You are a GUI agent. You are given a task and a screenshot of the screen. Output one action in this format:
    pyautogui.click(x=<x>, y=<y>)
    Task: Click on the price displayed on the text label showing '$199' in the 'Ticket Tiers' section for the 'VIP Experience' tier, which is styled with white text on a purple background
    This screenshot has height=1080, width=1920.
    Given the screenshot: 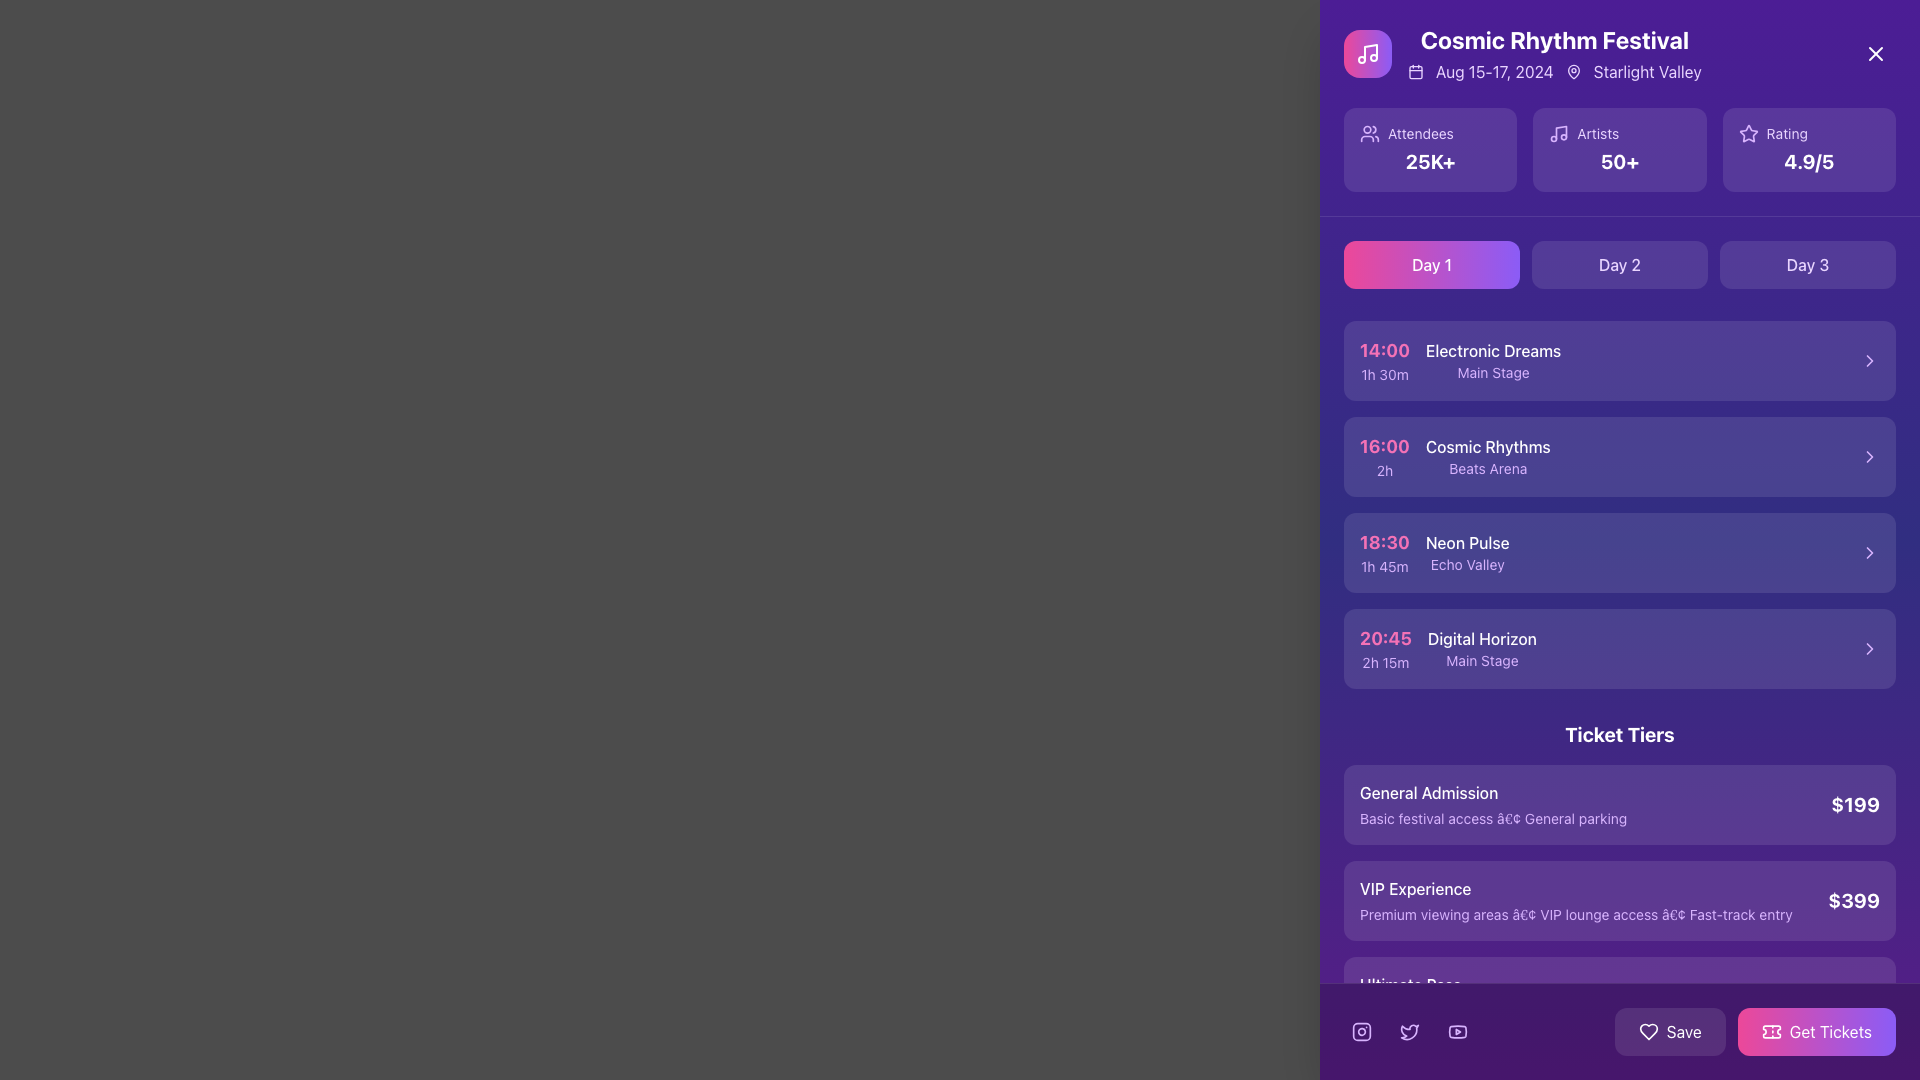 What is the action you would take?
    pyautogui.click(x=1854, y=803)
    